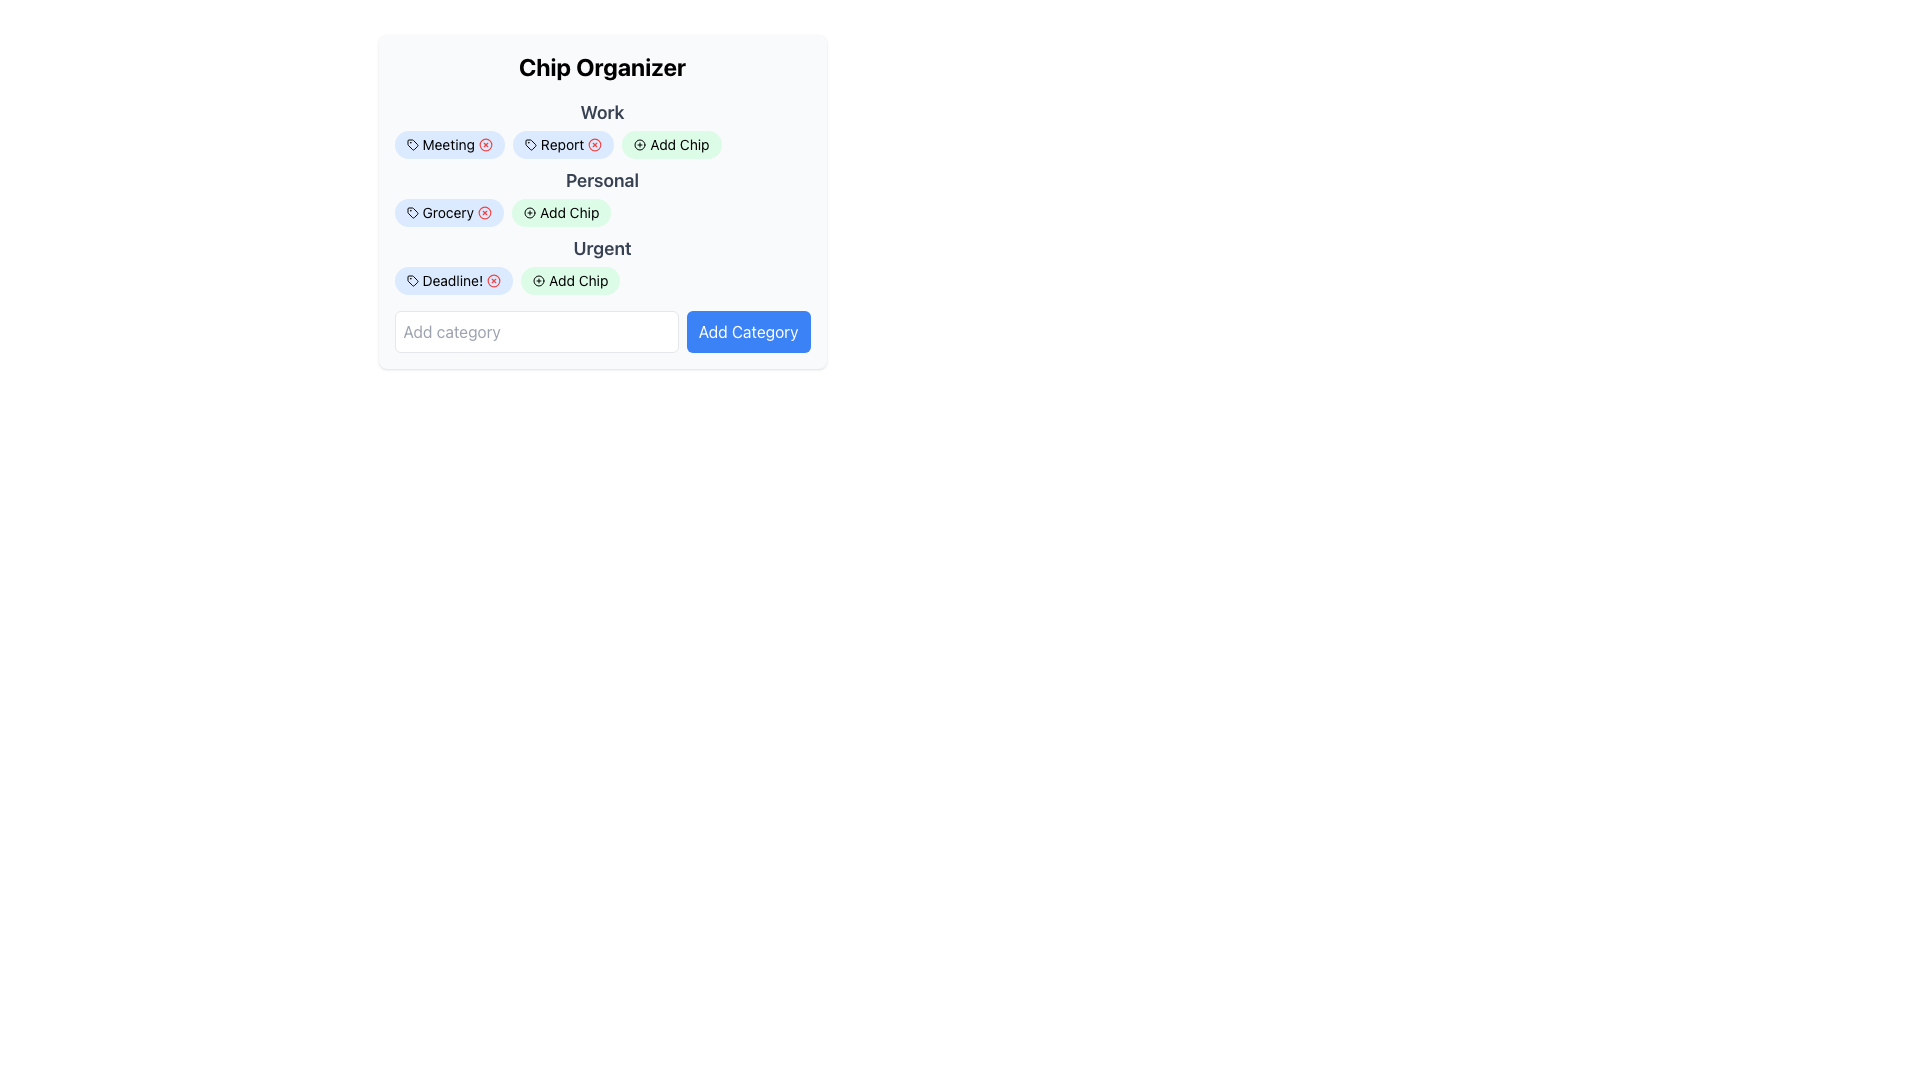  Describe the element at coordinates (560, 212) in the screenshot. I see `the second button` at that location.